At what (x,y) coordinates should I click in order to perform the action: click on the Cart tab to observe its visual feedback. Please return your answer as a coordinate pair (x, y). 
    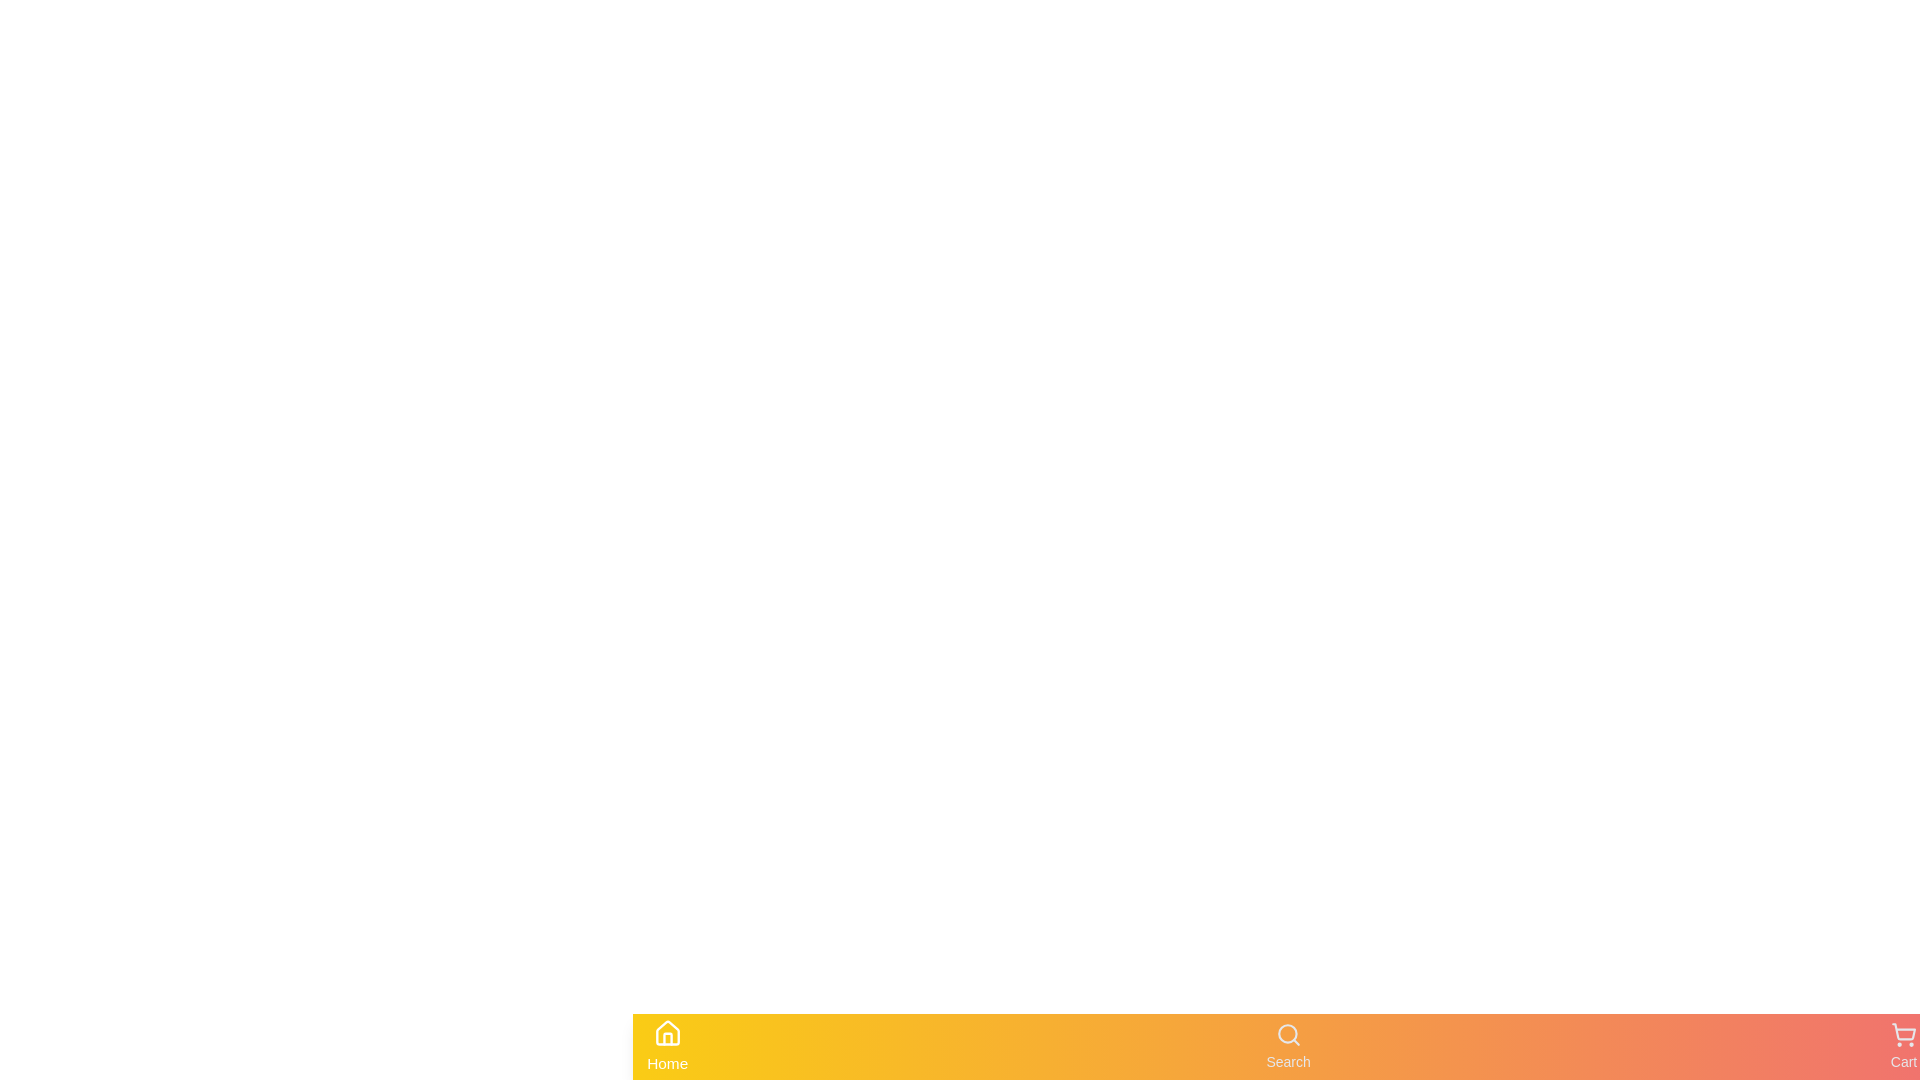
    Looking at the image, I should click on (1903, 1045).